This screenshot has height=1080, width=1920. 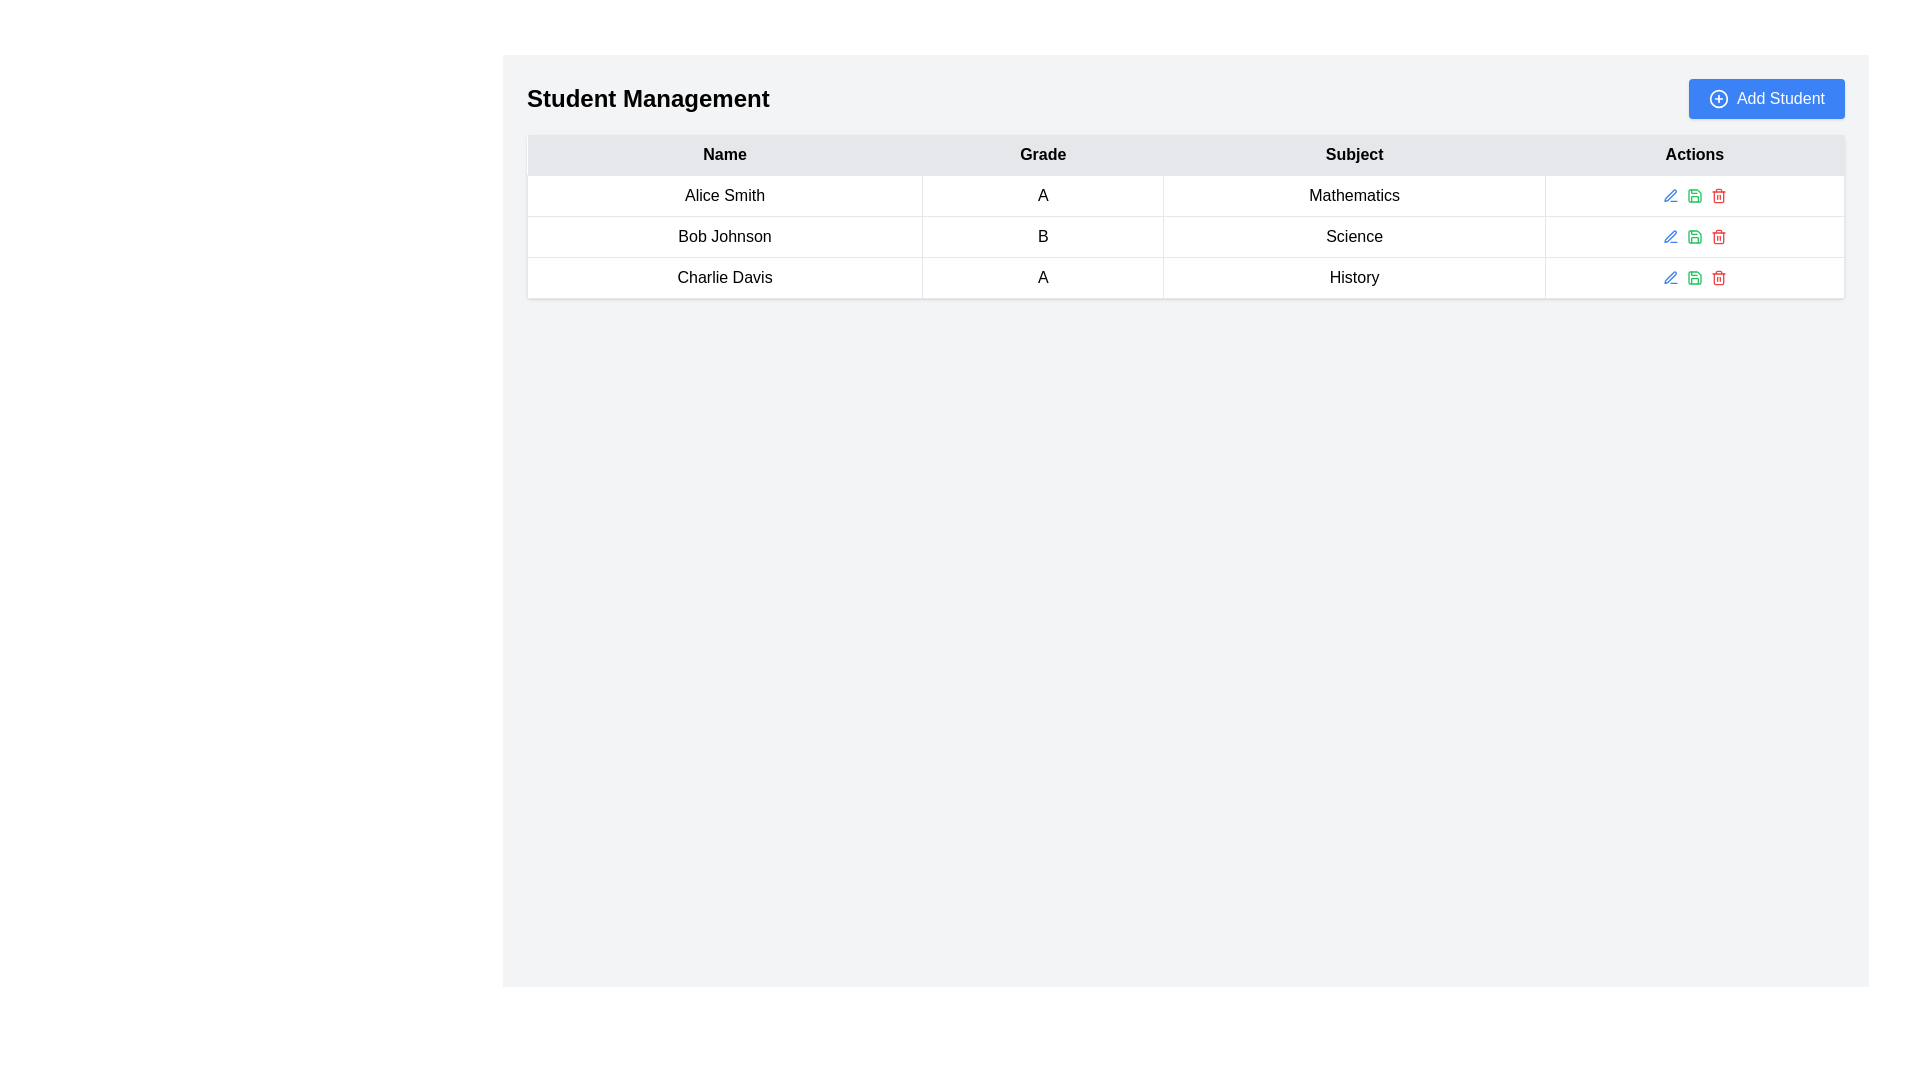 I want to click on the icon in the top-right corner of the 'Add Student' button to initiate the action of adding a new student, so click(x=1717, y=99).